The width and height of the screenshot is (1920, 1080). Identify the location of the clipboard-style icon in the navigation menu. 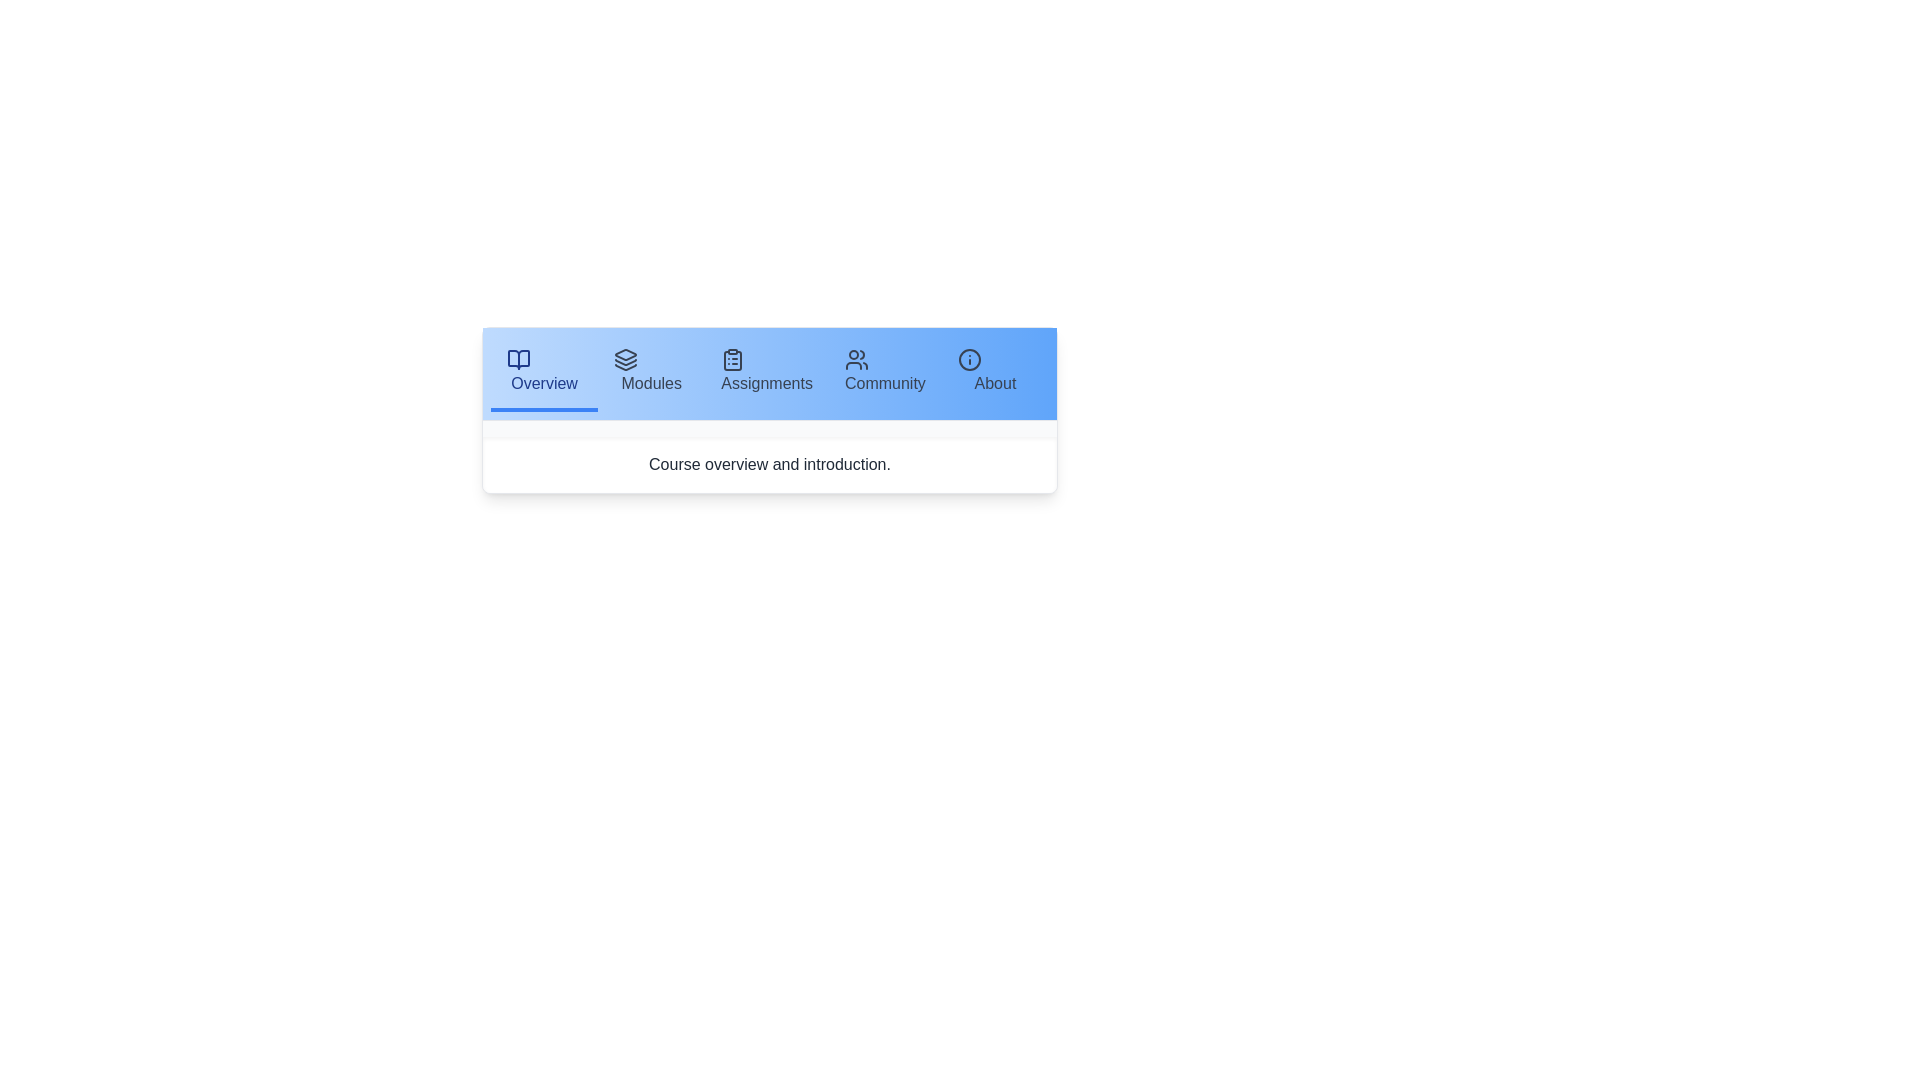
(732, 361).